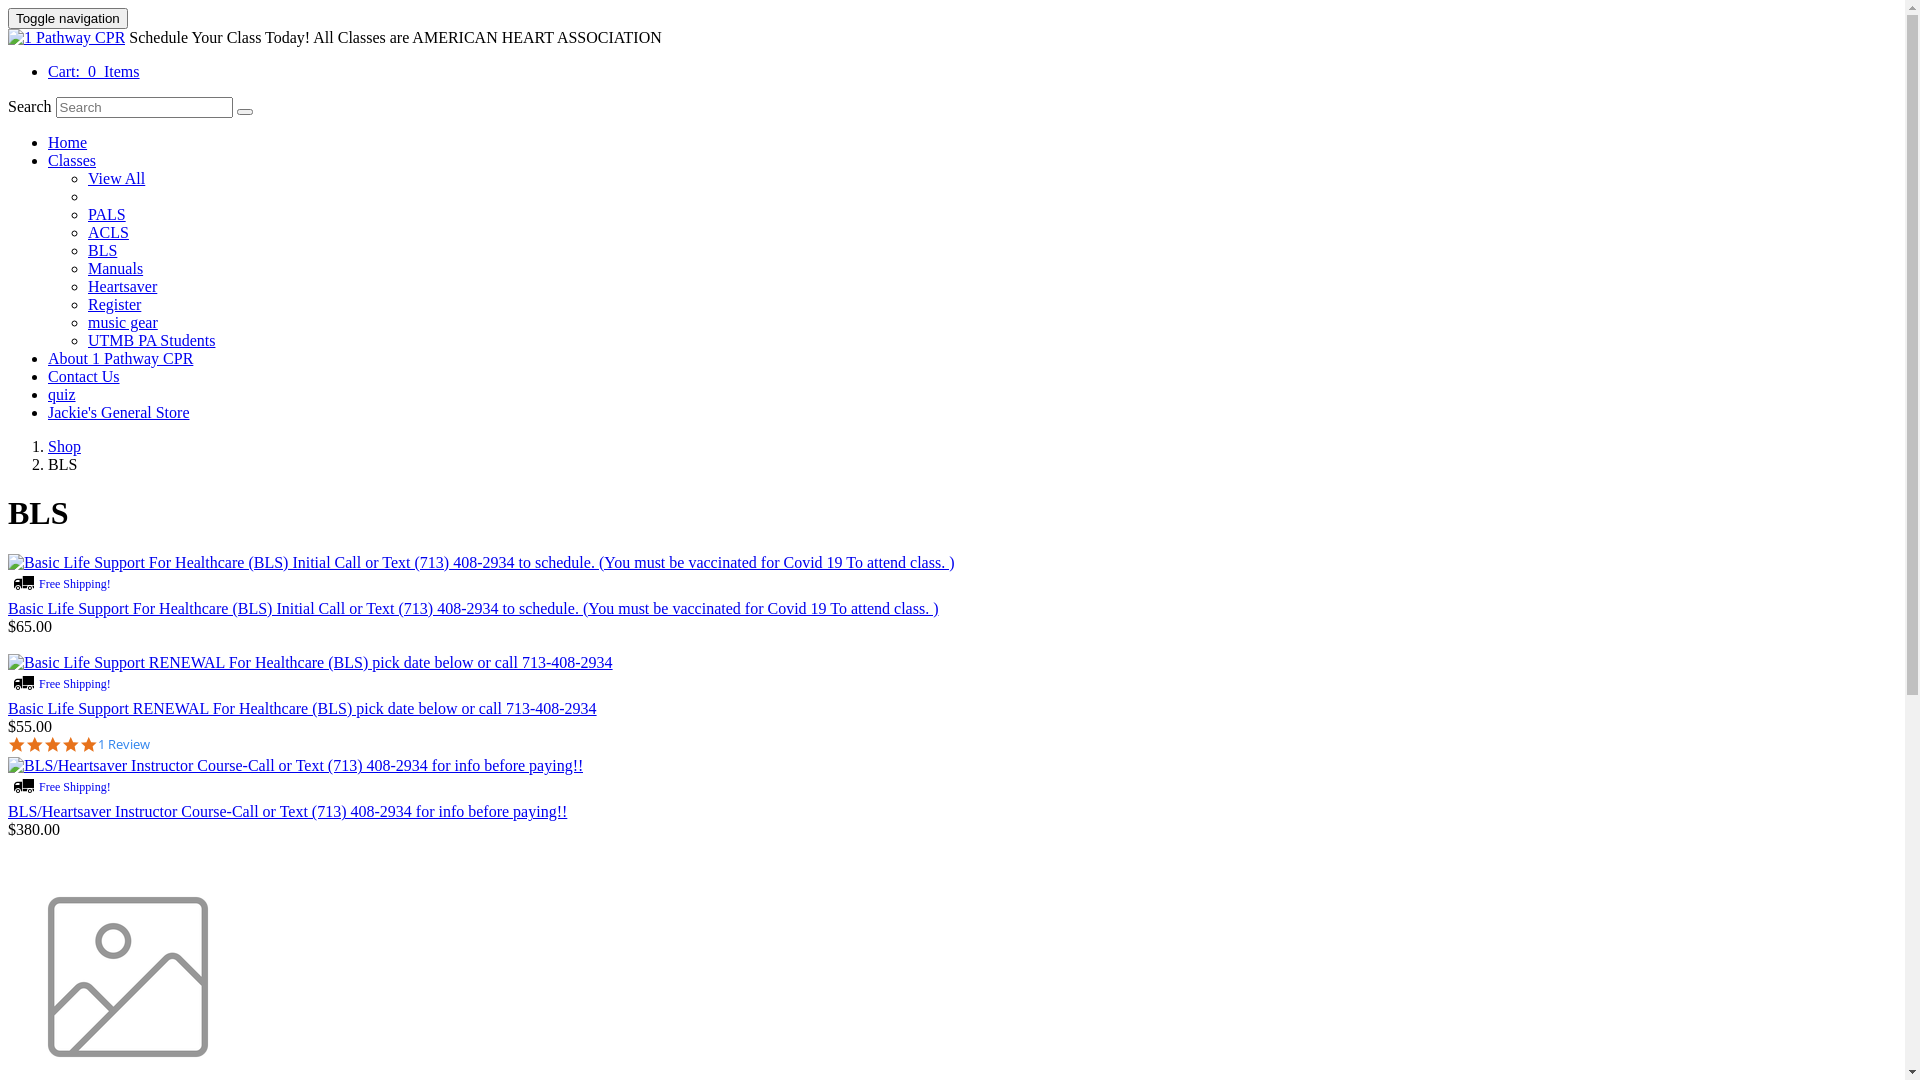 The height and width of the screenshot is (1080, 1920). What do you see at coordinates (86, 286) in the screenshot?
I see `'Heartsaver'` at bounding box center [86, 286].